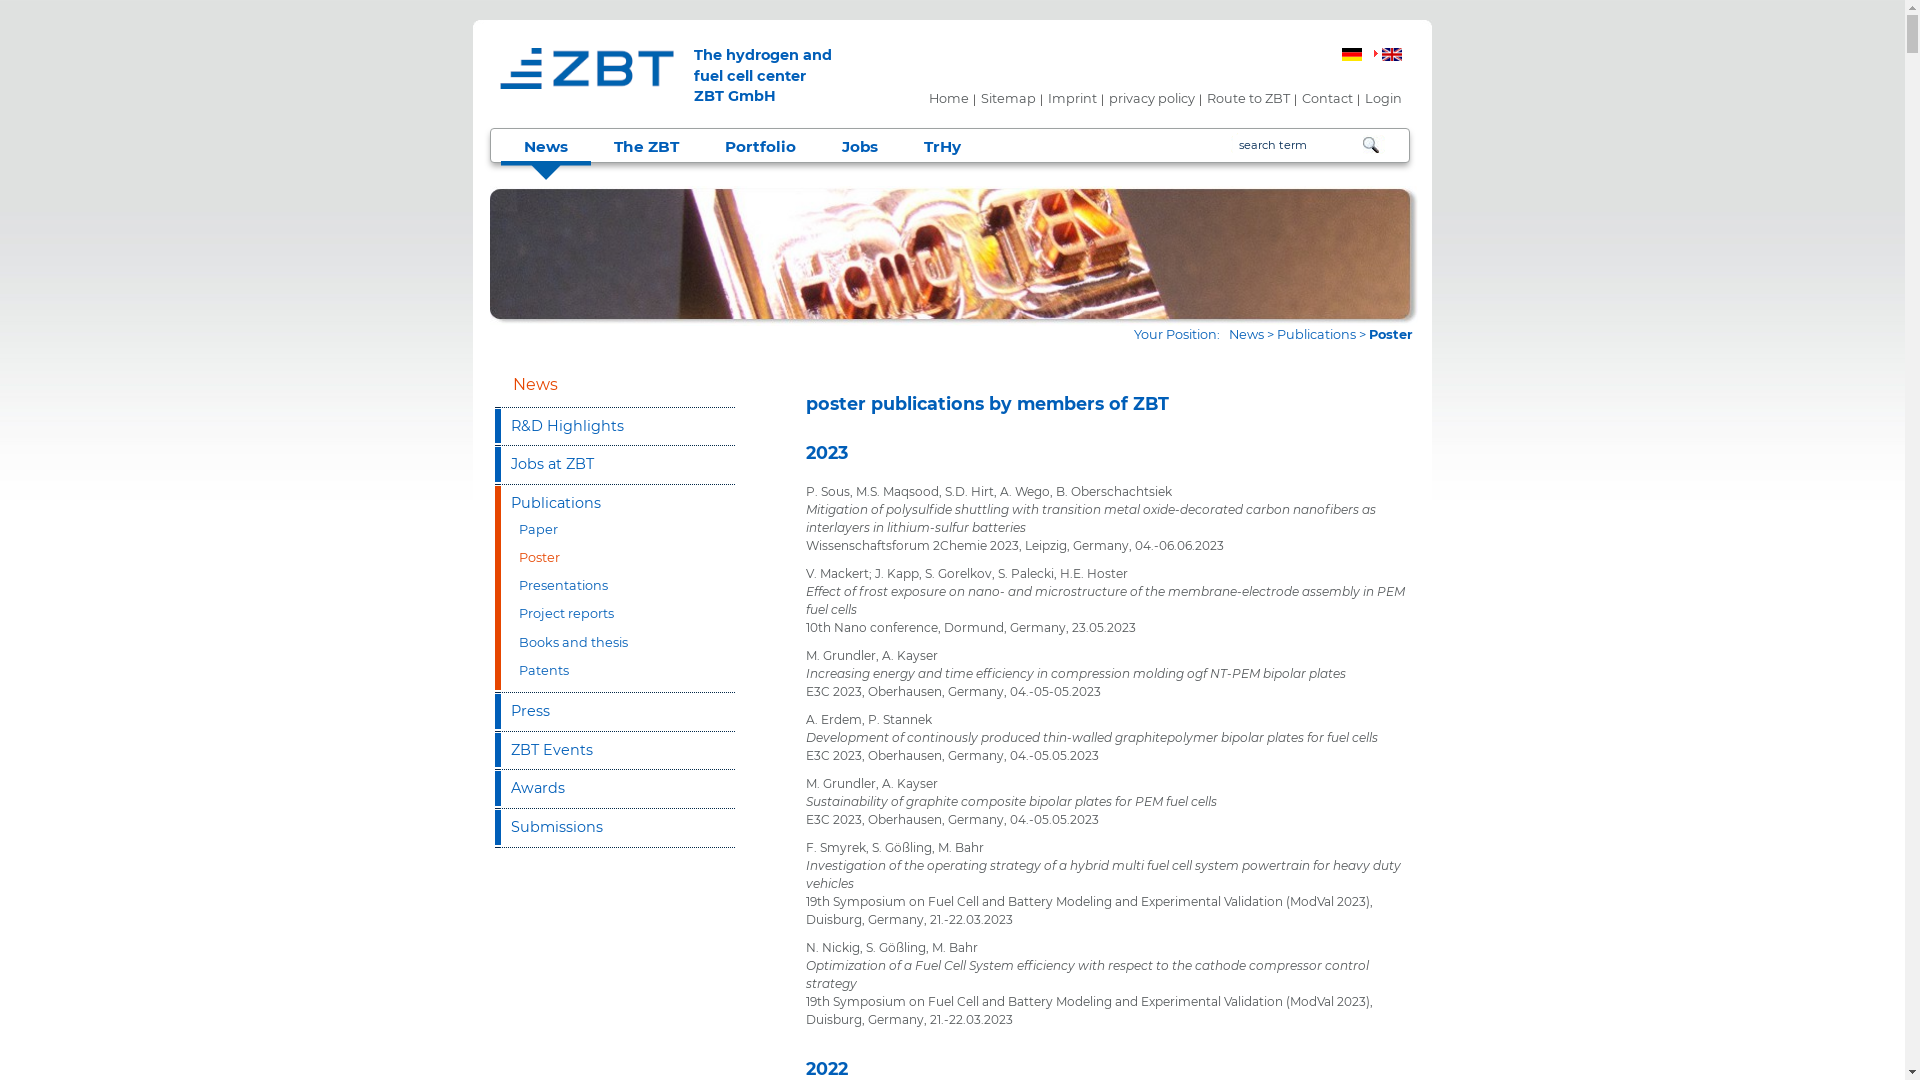  I want to click on 'Contact', so click(1327, 99).